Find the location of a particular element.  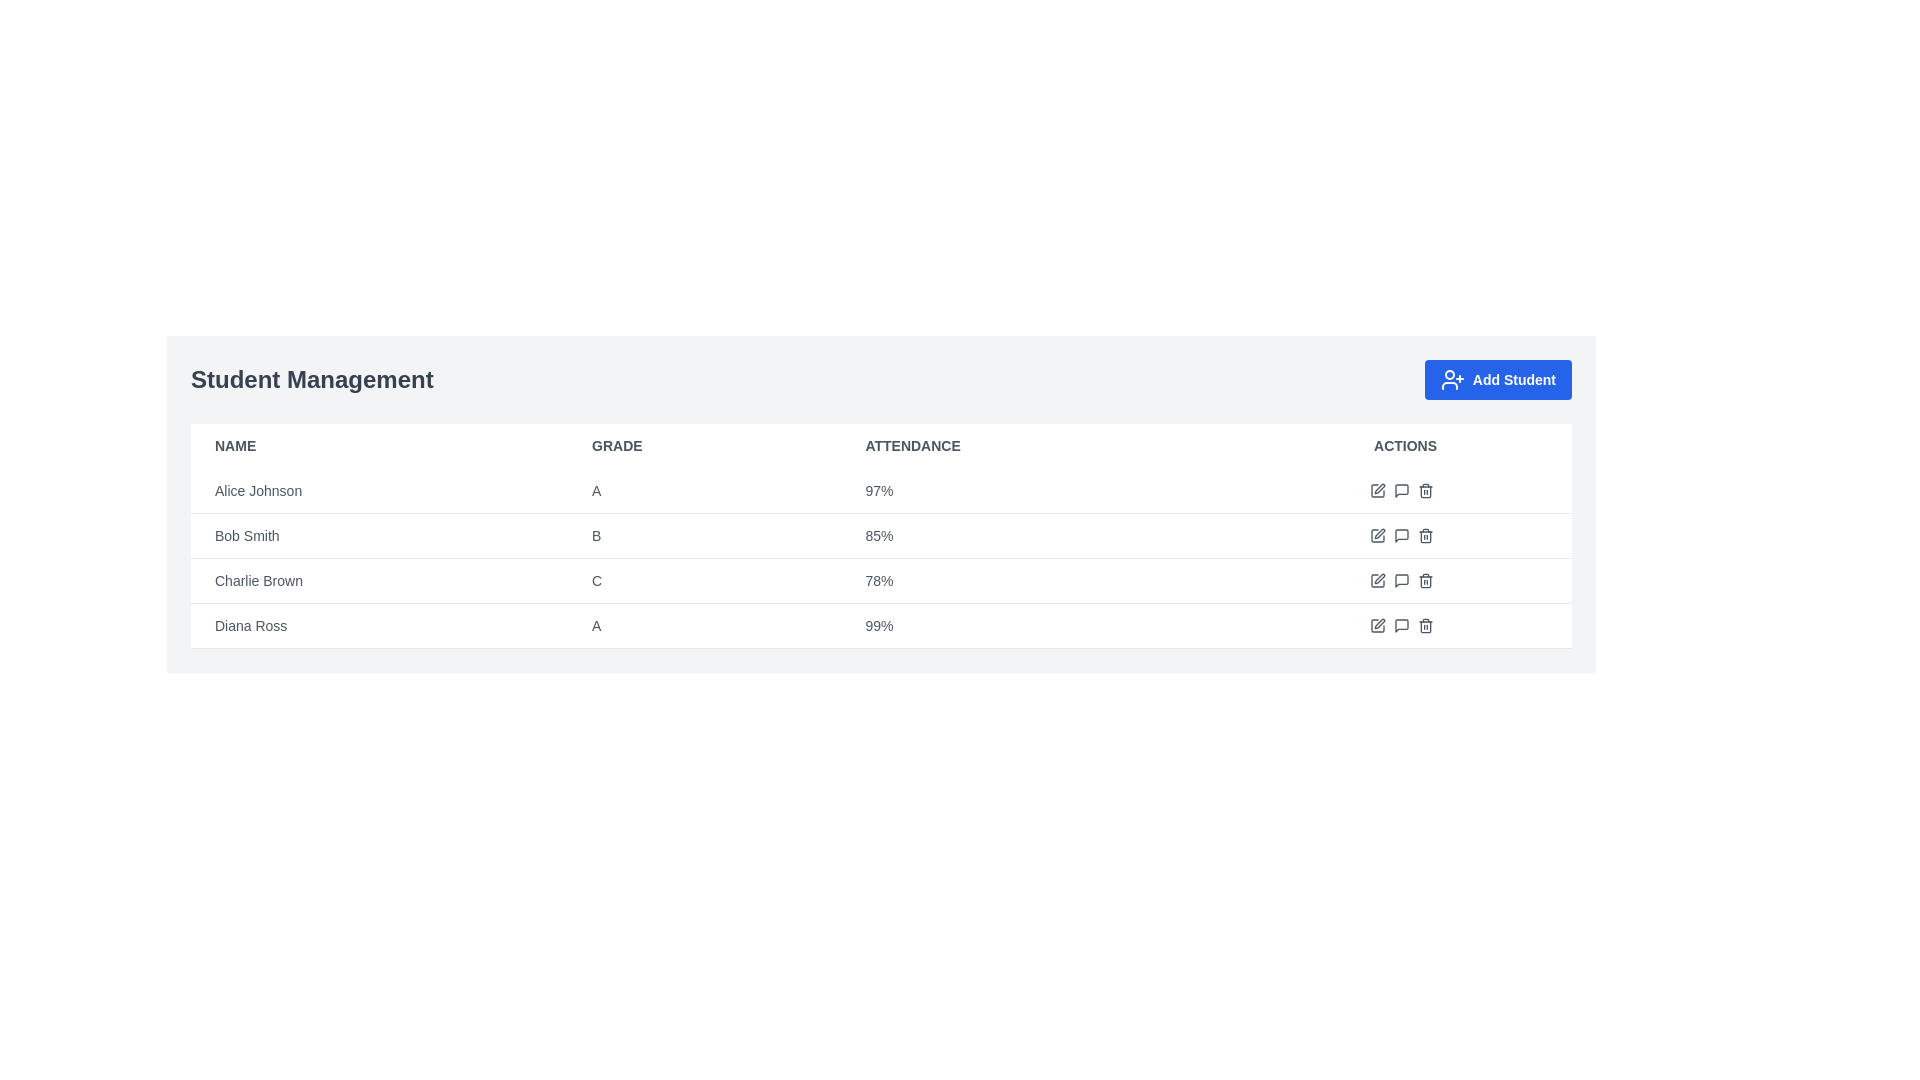

the small, square-shaped icon resembling a speech bubble located in the 'Actions' column of the second row associated with Bob Smith is located at coordinates (1400, 535).